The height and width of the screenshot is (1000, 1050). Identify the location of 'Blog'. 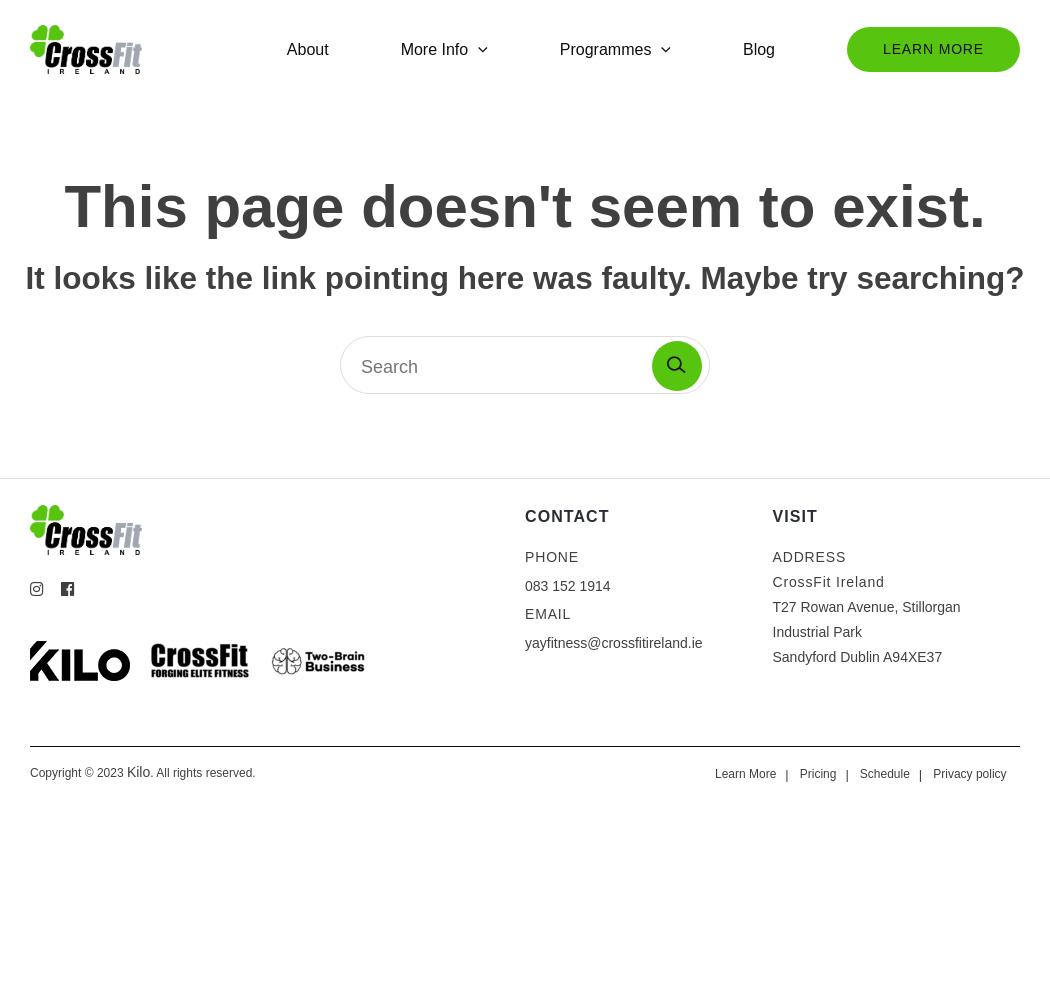
(758, 48).